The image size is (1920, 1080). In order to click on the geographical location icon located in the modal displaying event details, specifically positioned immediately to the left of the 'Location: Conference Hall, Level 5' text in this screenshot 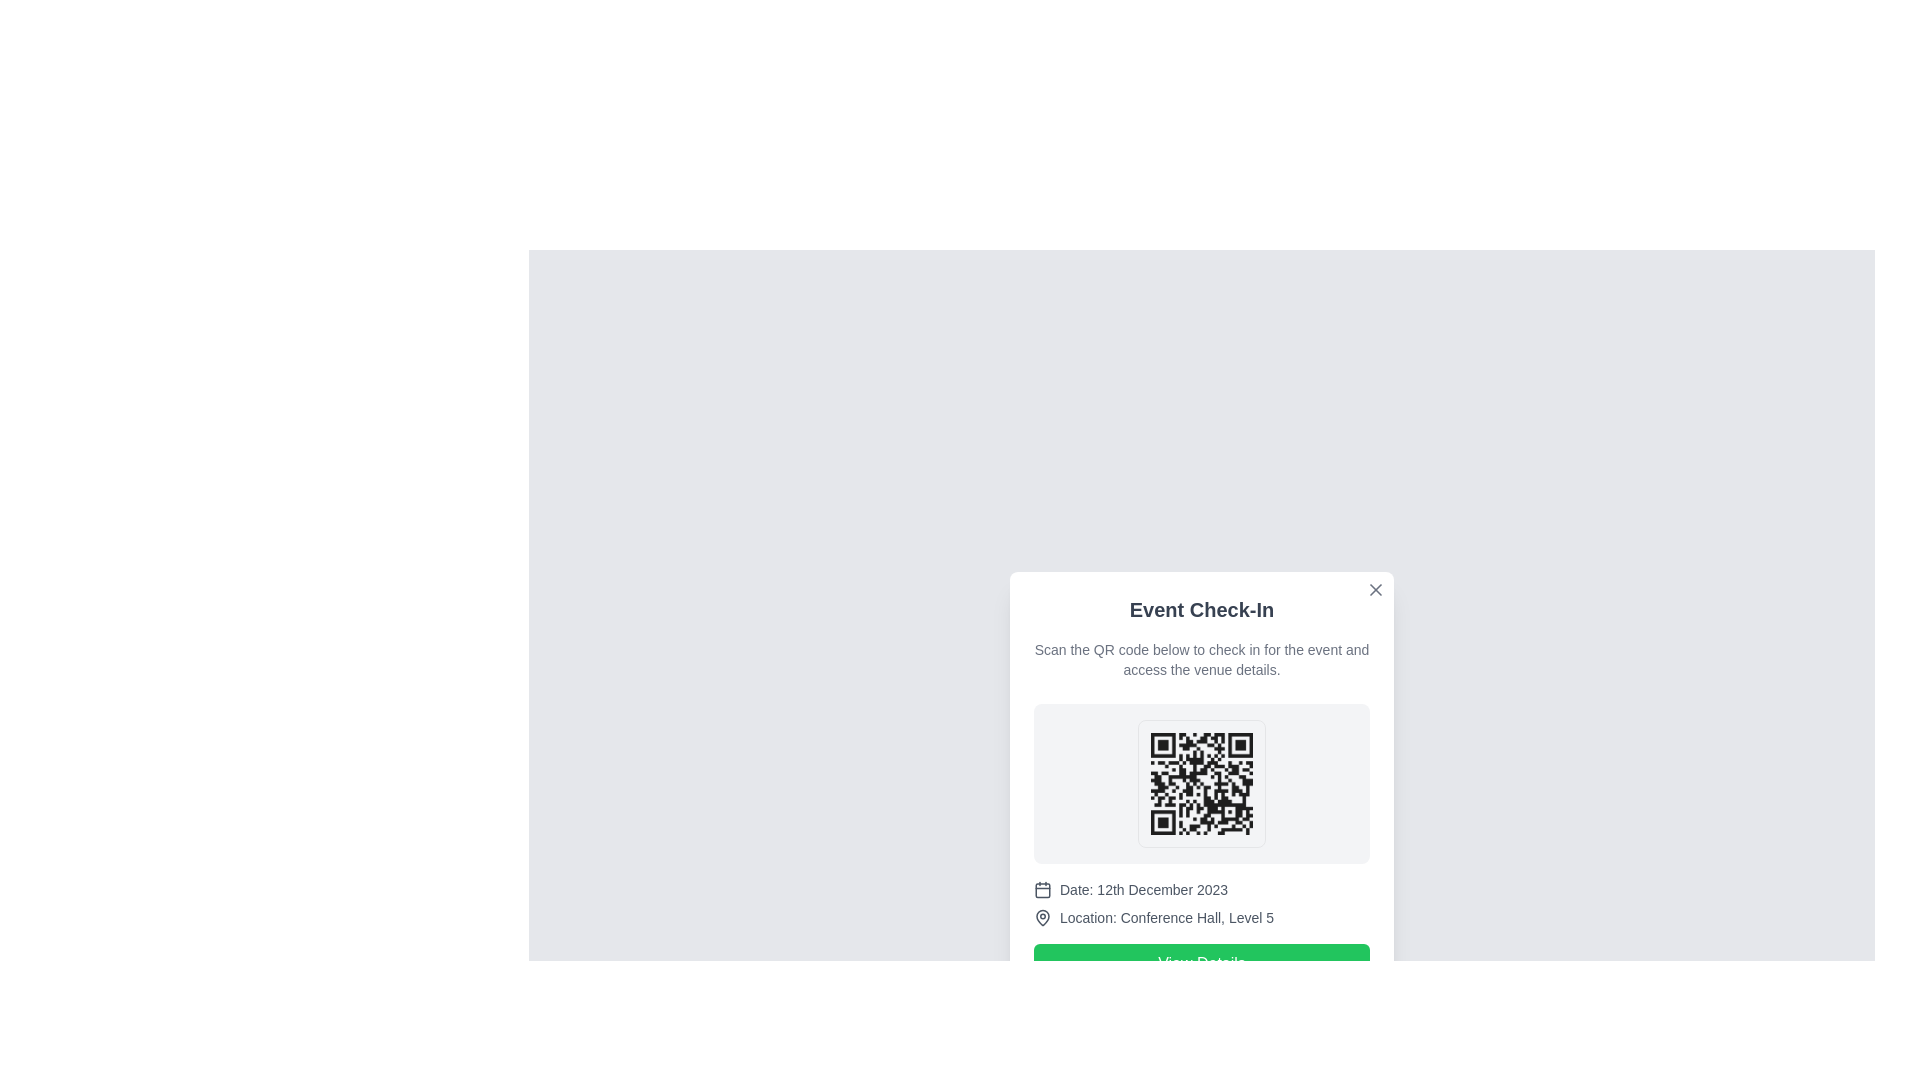, I will do `click(1041, 917)`.